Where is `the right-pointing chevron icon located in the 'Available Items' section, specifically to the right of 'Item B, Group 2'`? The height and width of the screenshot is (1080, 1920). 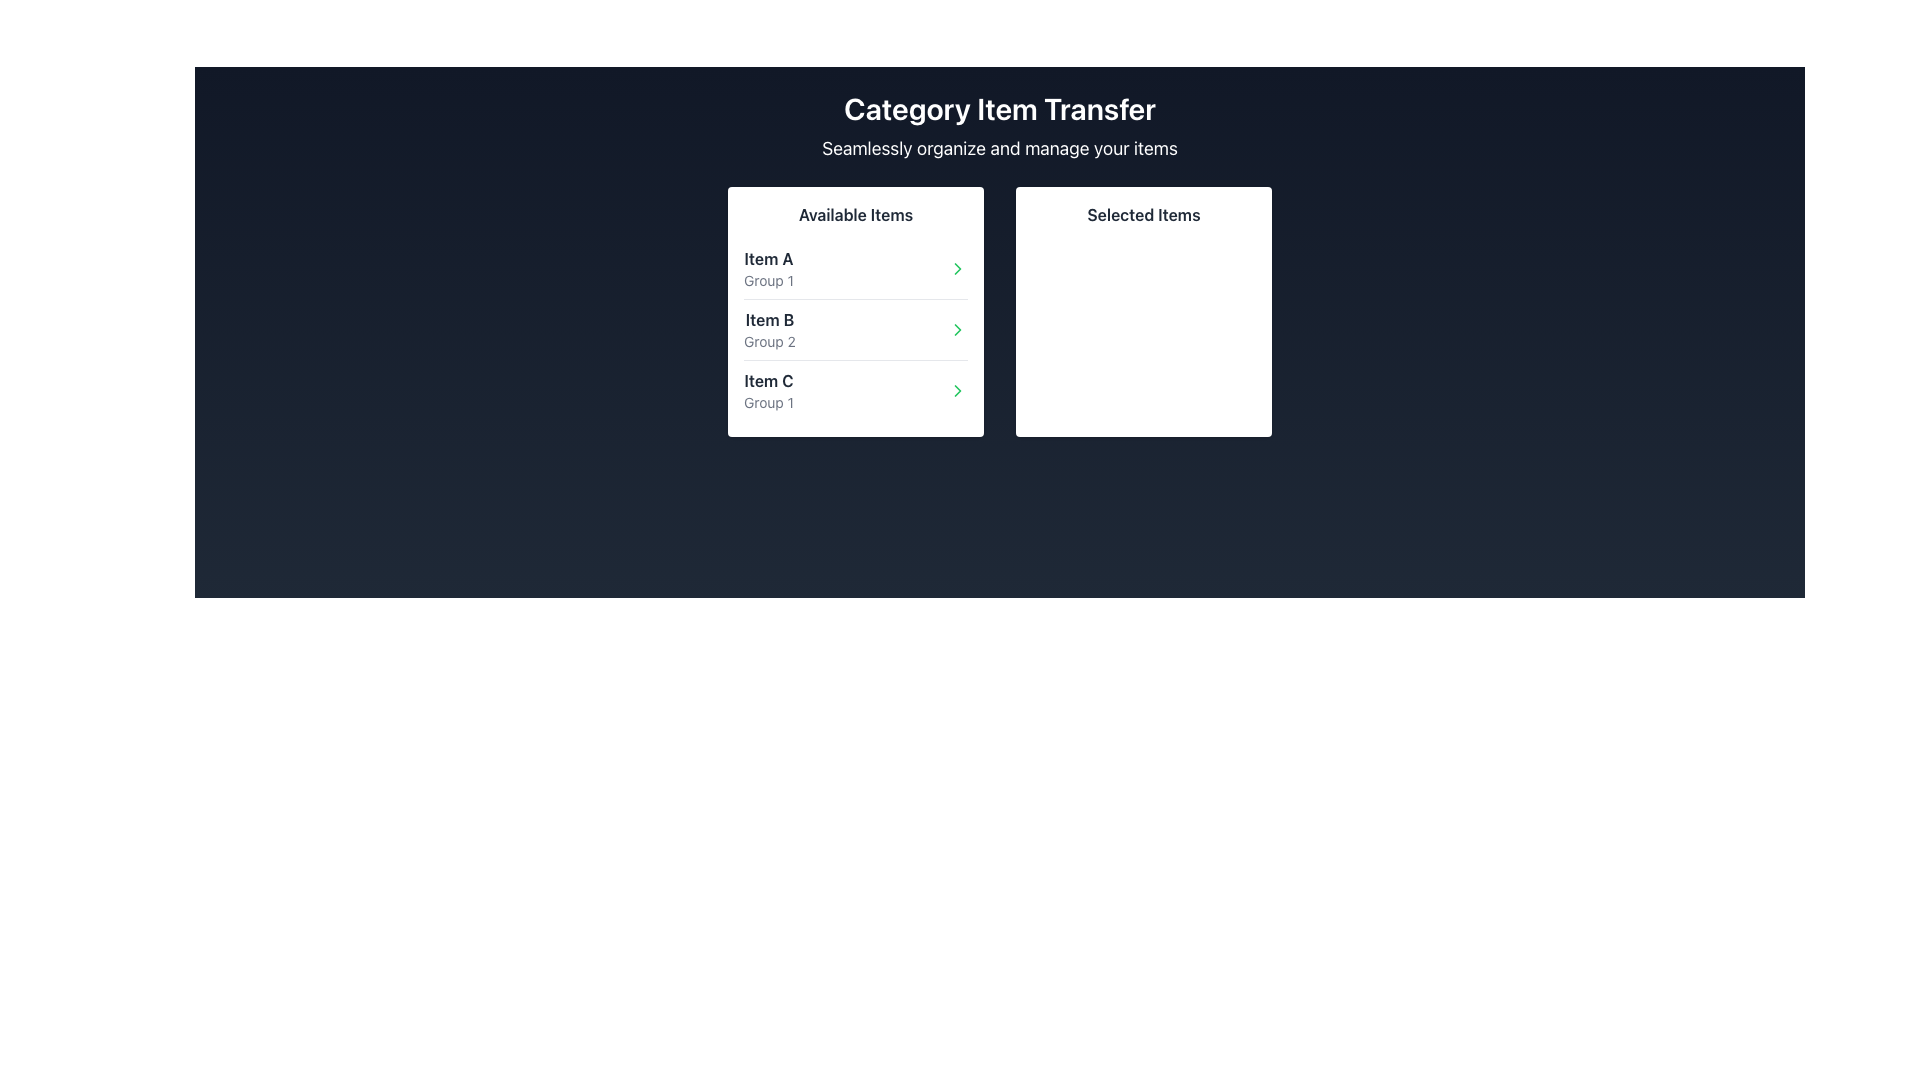 the right-pointing chevron icon located in the 'Available Items' section, specifically to the right of 'Item B, Group 2' is located at coordinates (957, 329).